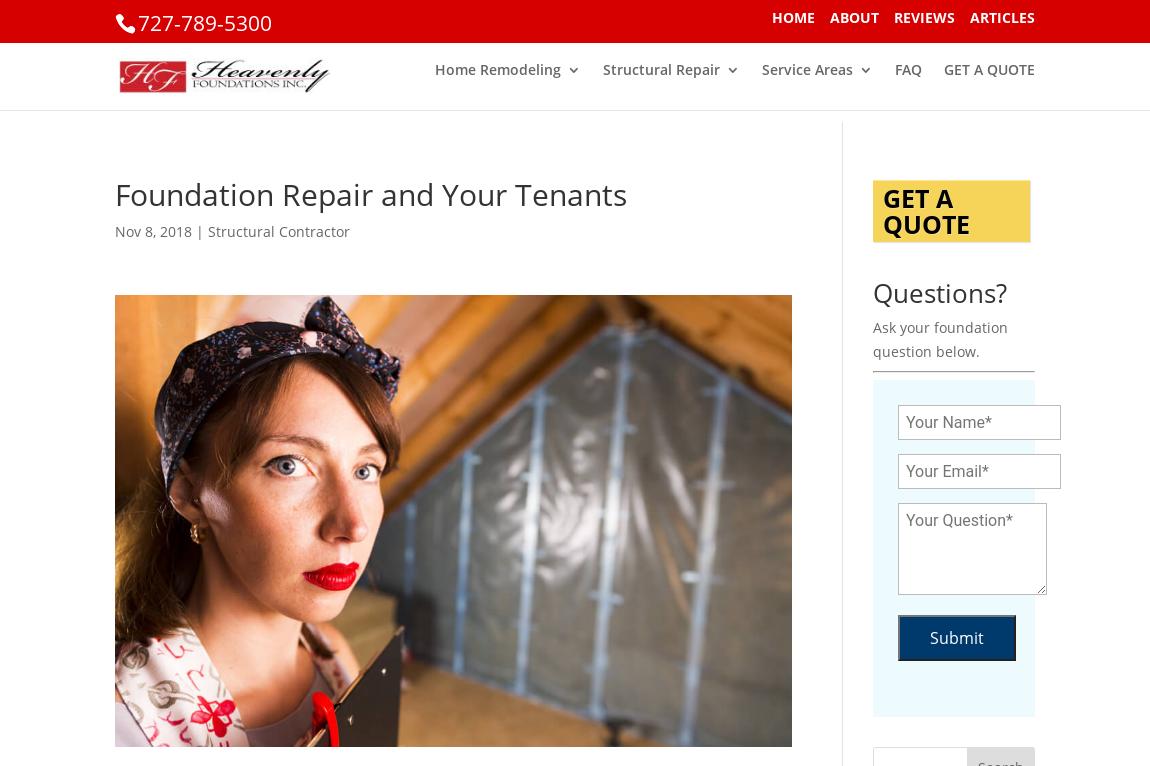 This screenshot has width=1150, height=766. What do you see at coordinates (706, 340) in the screenshot?
I see `'Foundation Cracks'` at bounding box center [706, 340].